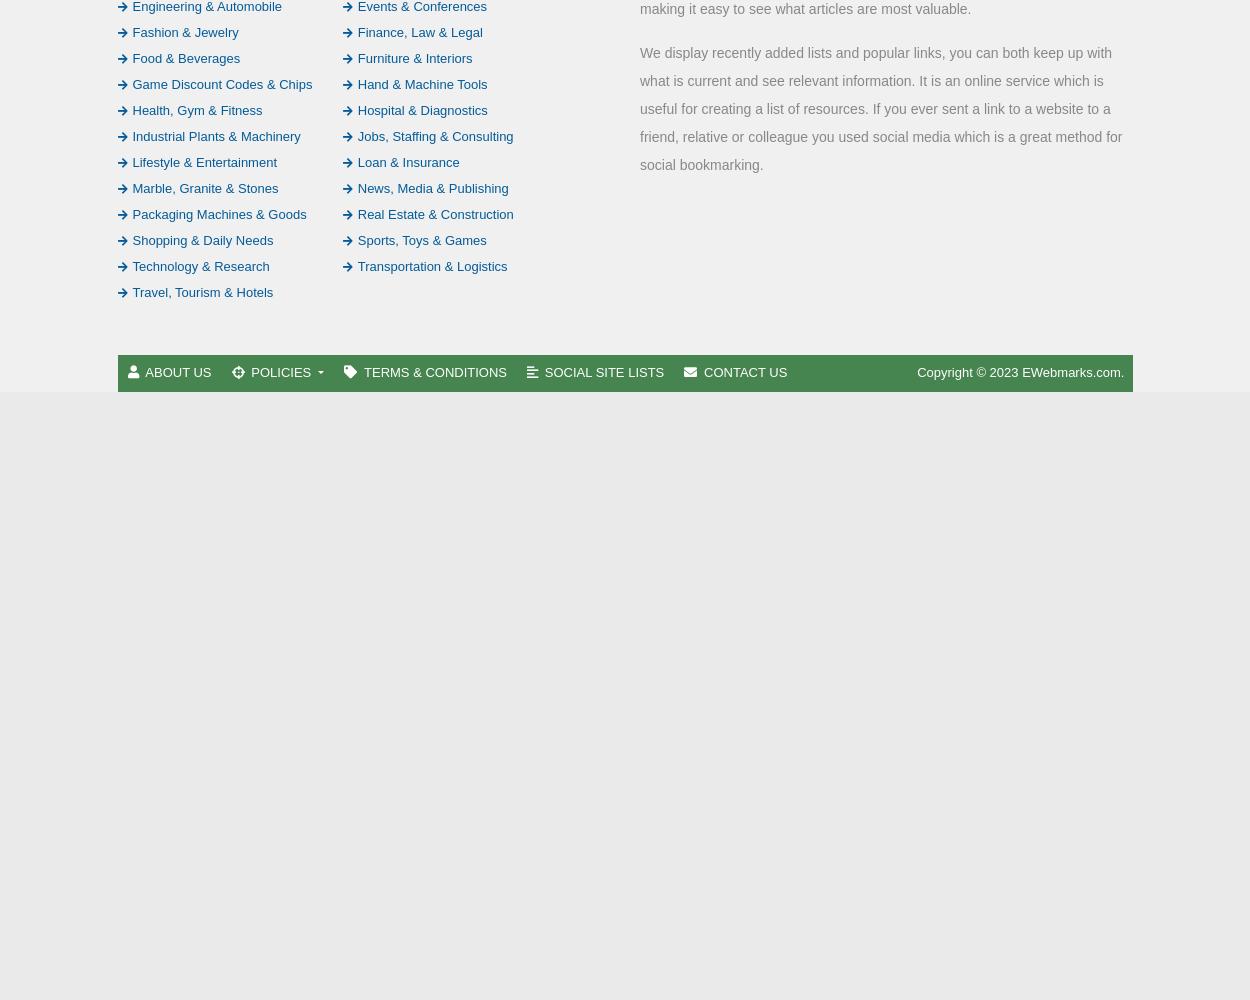 The height and width of the screenshot is (1000, 1250). Describe the element at coordinates (419, 31) in the screenshot. I see `'Finance, Law & Legal'` at that location.